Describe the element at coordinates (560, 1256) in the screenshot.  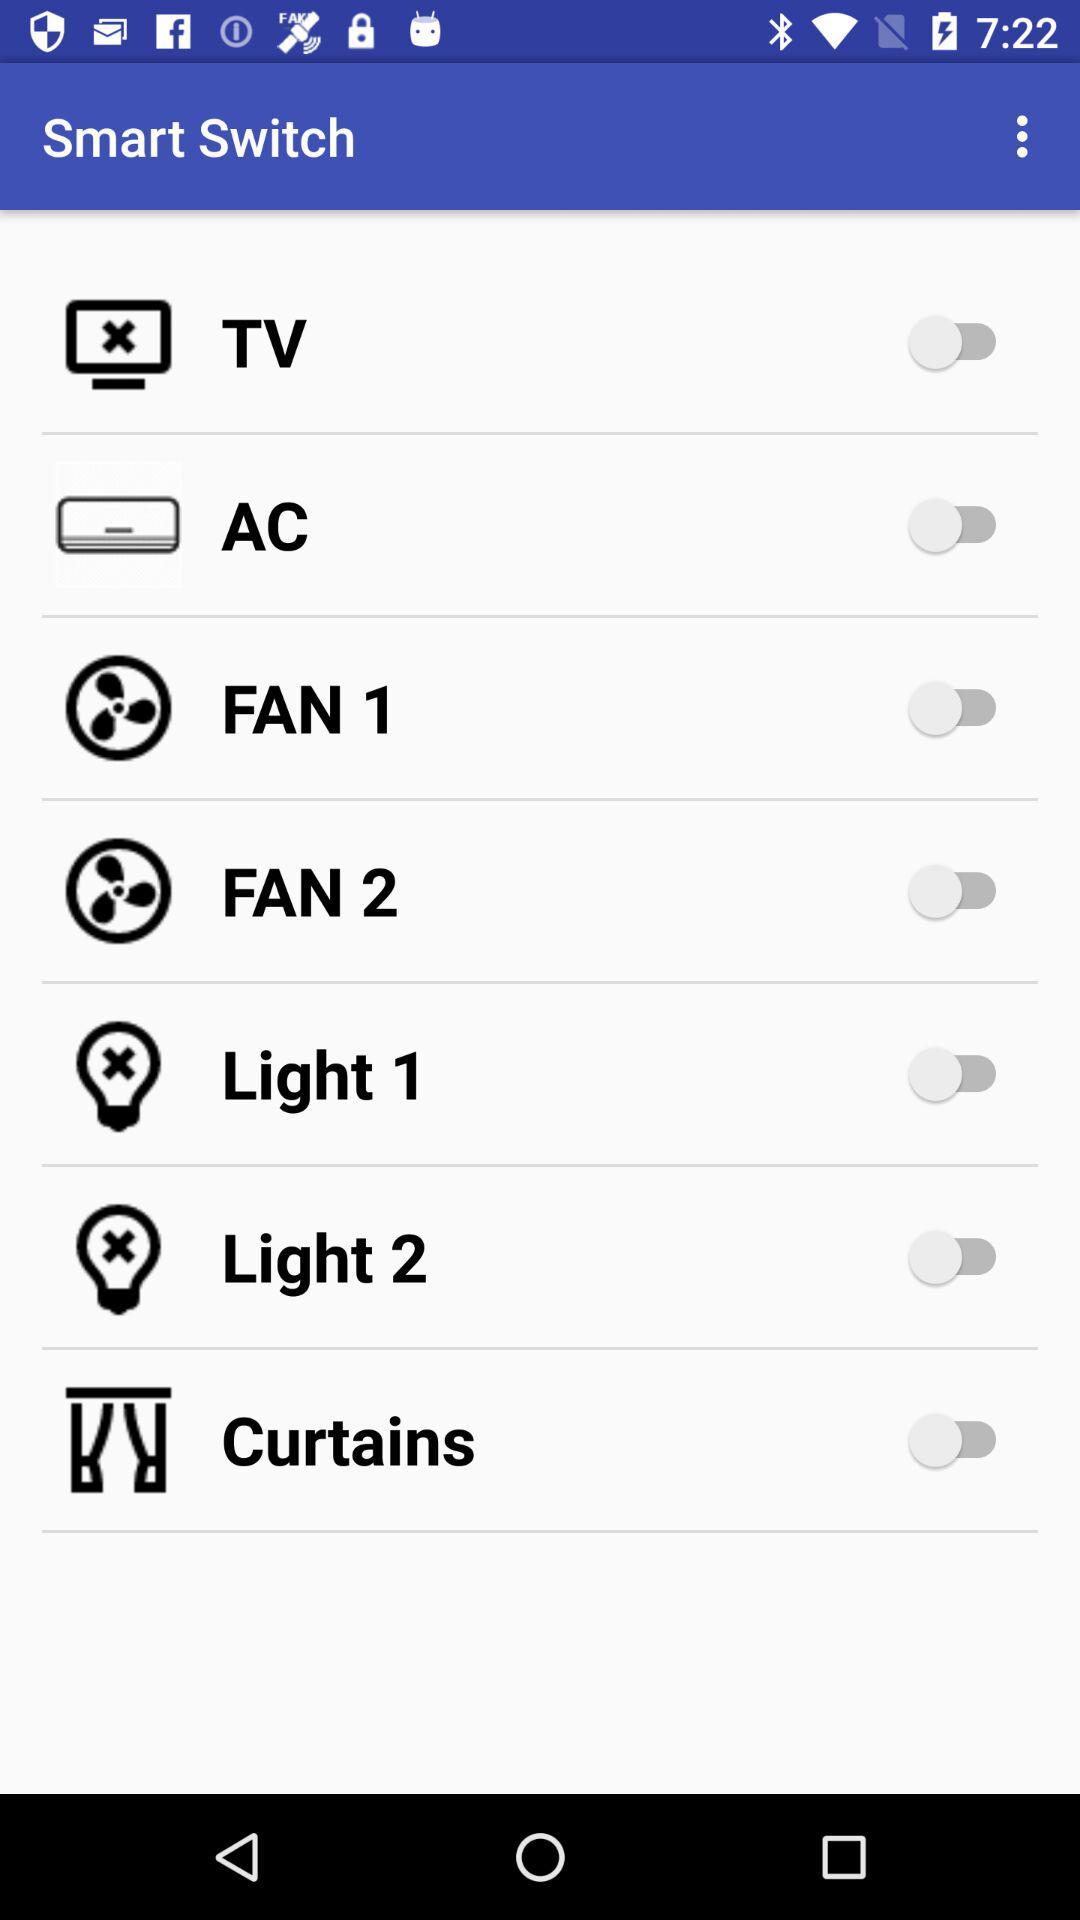
I see `light 2` at that location.